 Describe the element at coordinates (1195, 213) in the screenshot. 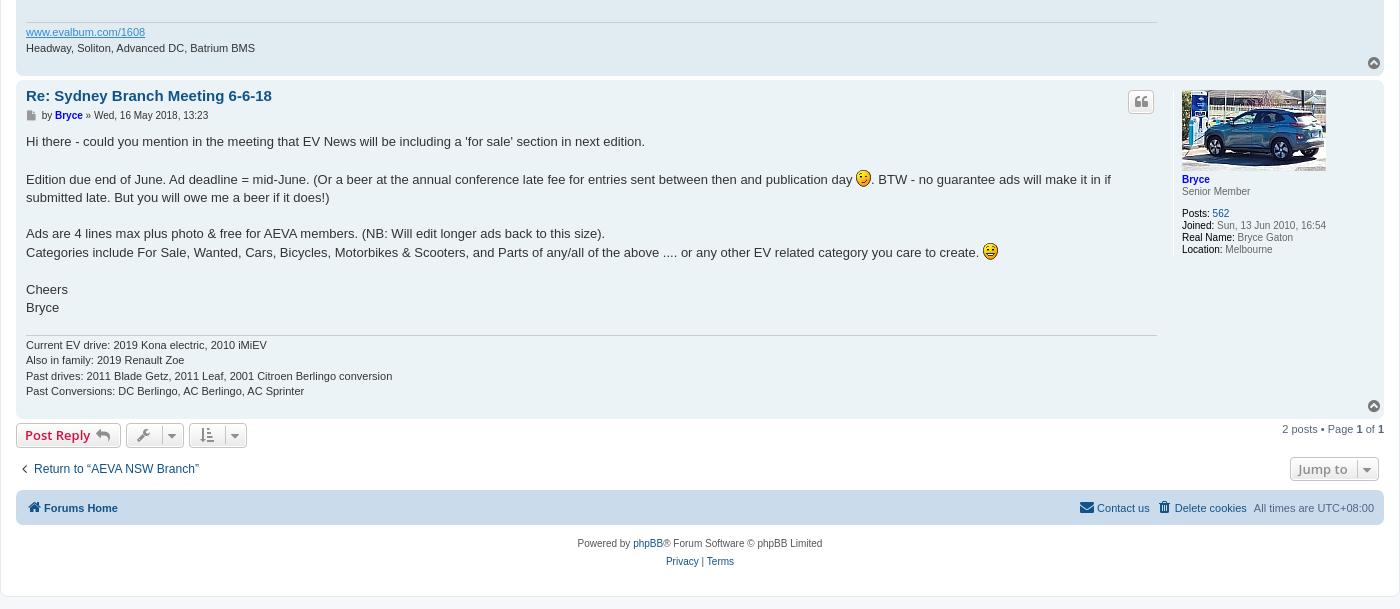

I see `'Posts:'` at that location.